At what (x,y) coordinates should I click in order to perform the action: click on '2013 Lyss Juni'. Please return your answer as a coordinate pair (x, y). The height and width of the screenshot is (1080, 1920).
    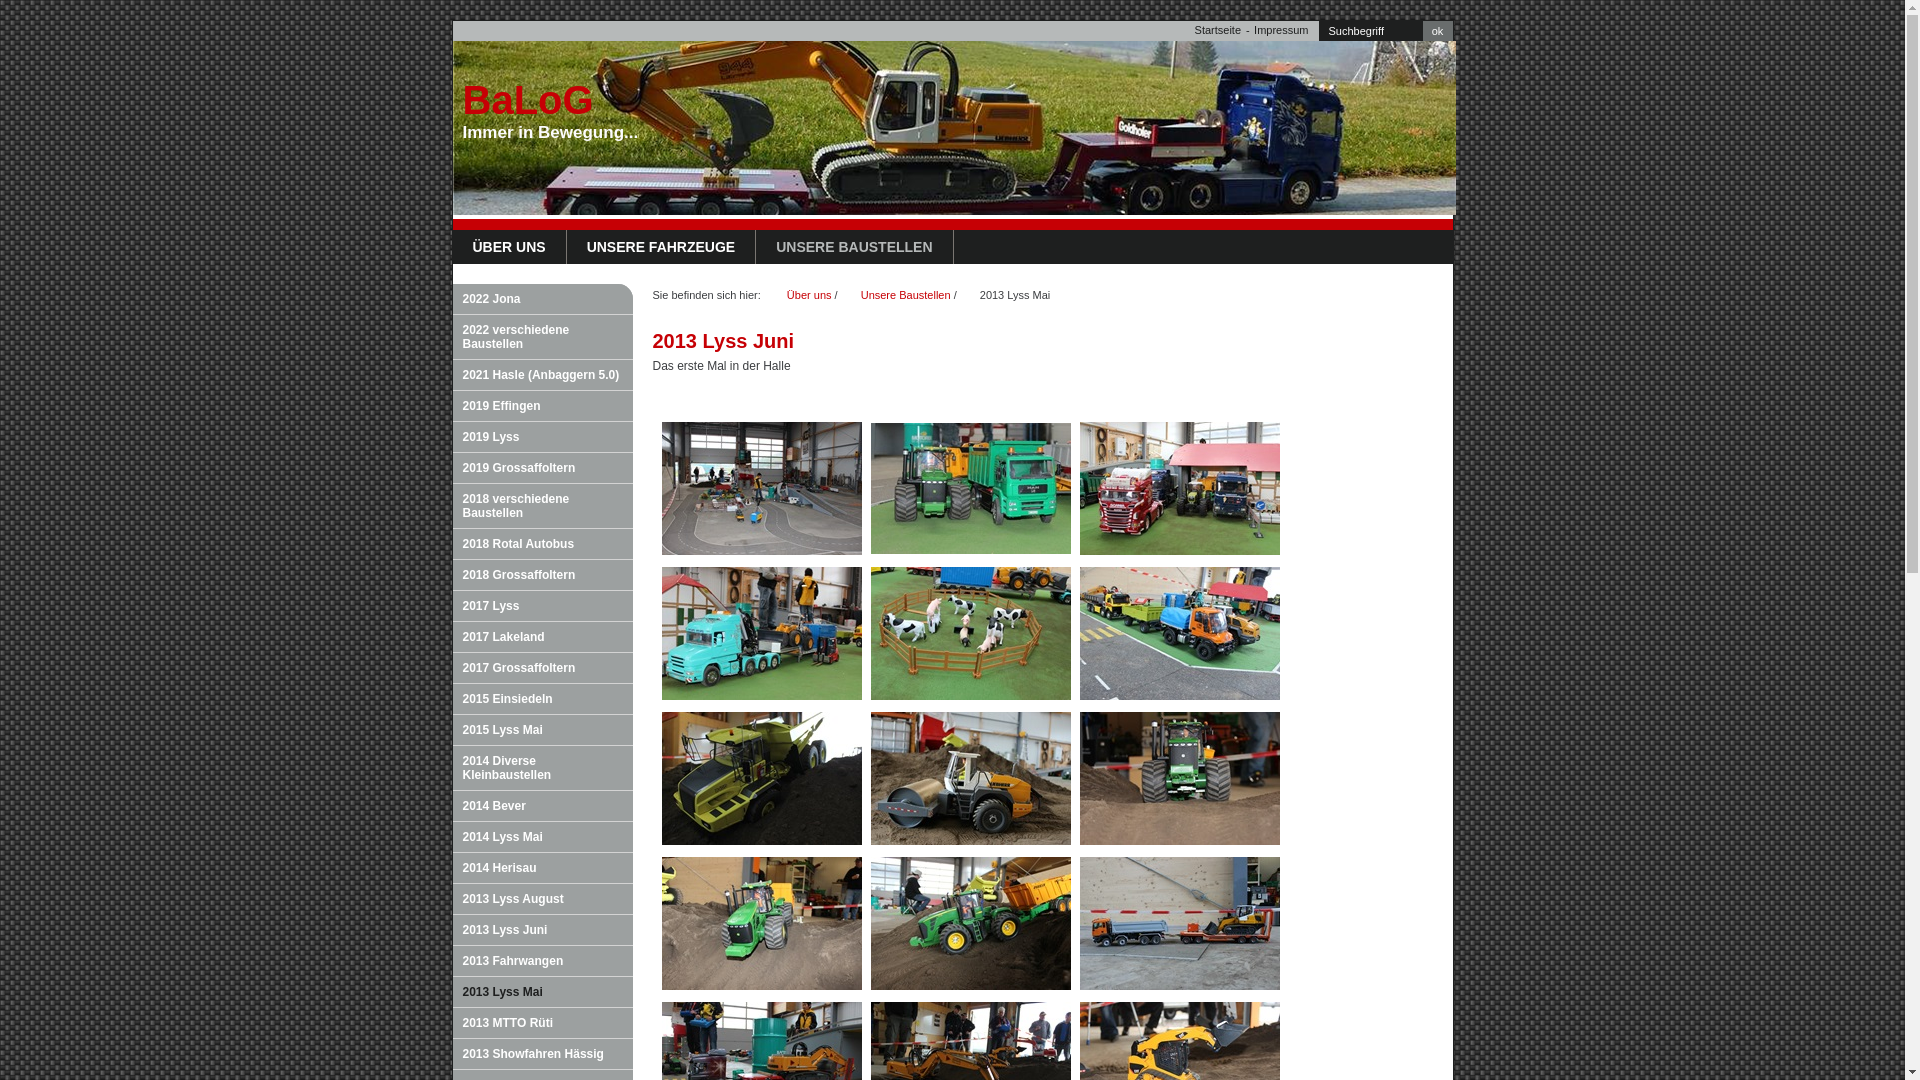
    Looking at the image, I should click on (542, 930).